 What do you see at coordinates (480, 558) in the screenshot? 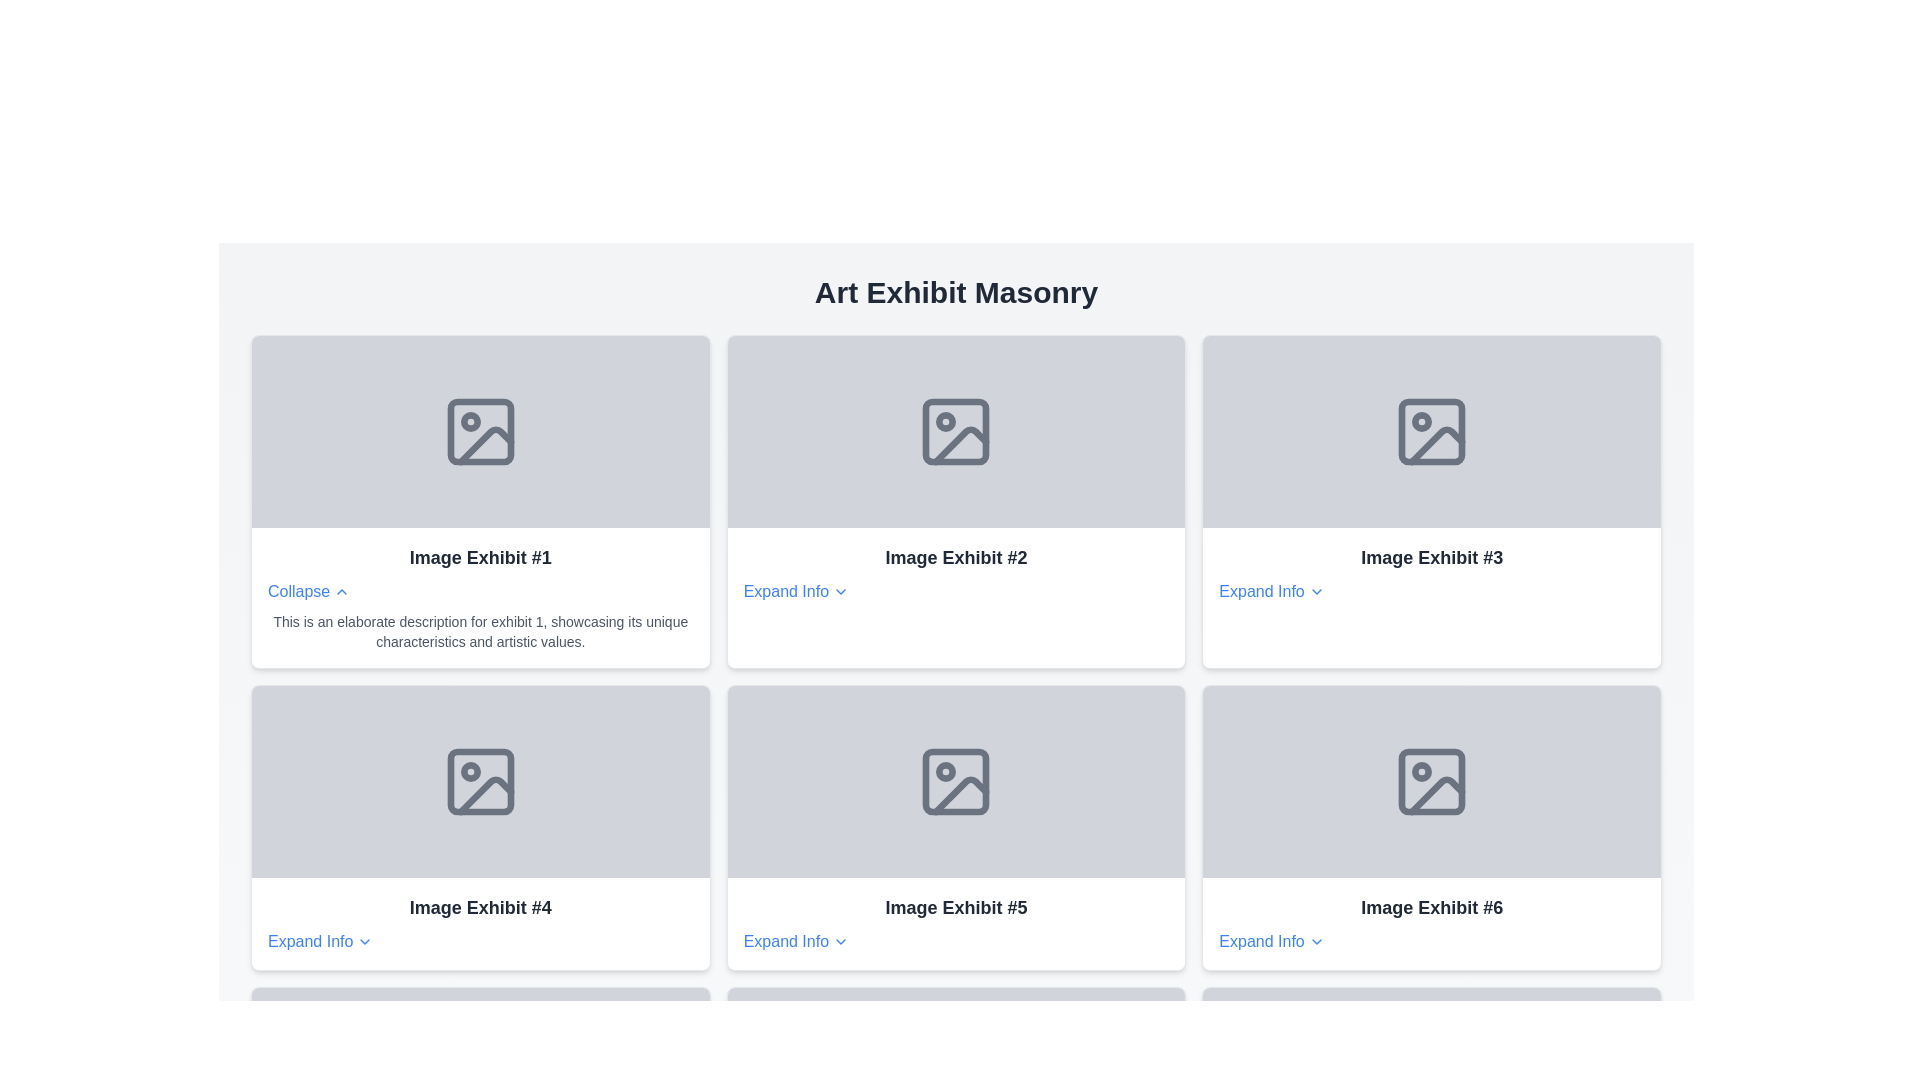
I see `the bolded gray text label reading 'Image Exhibit #1', which is positioned prominently within the first card layout directly below the image placeholder` at bounding box center [480, 558].